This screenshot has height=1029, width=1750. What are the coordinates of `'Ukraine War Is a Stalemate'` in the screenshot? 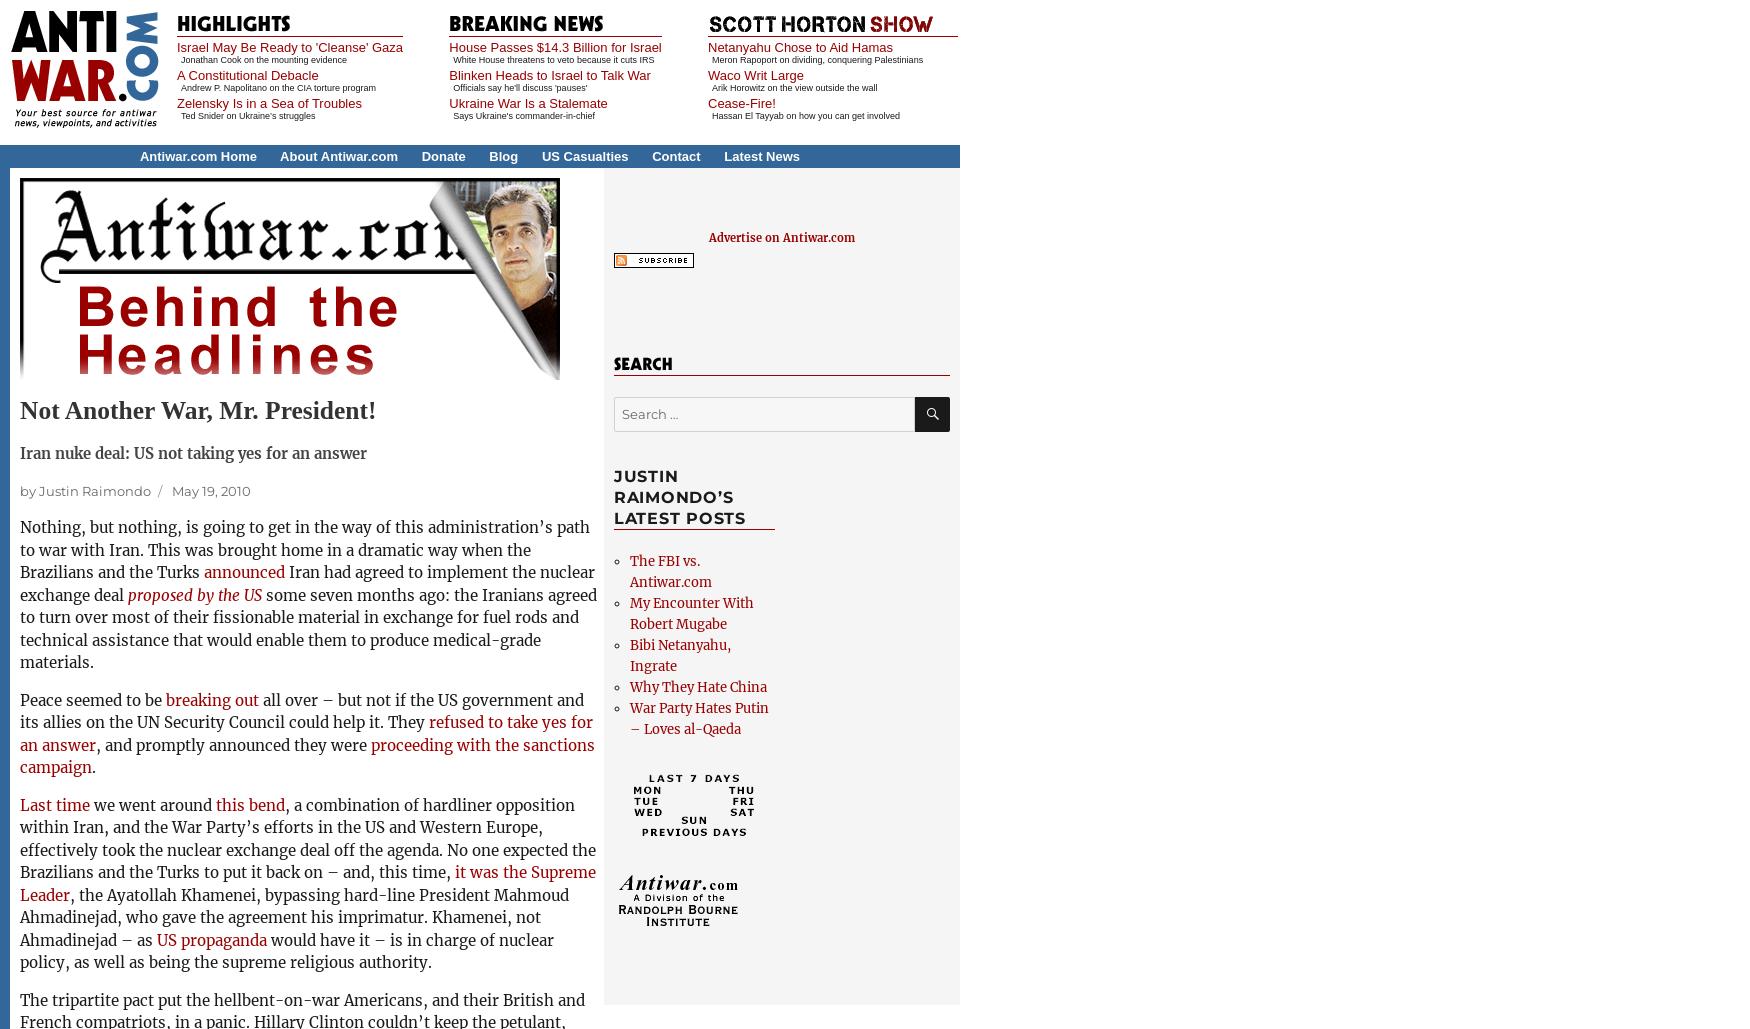 It's located at (526, 102).